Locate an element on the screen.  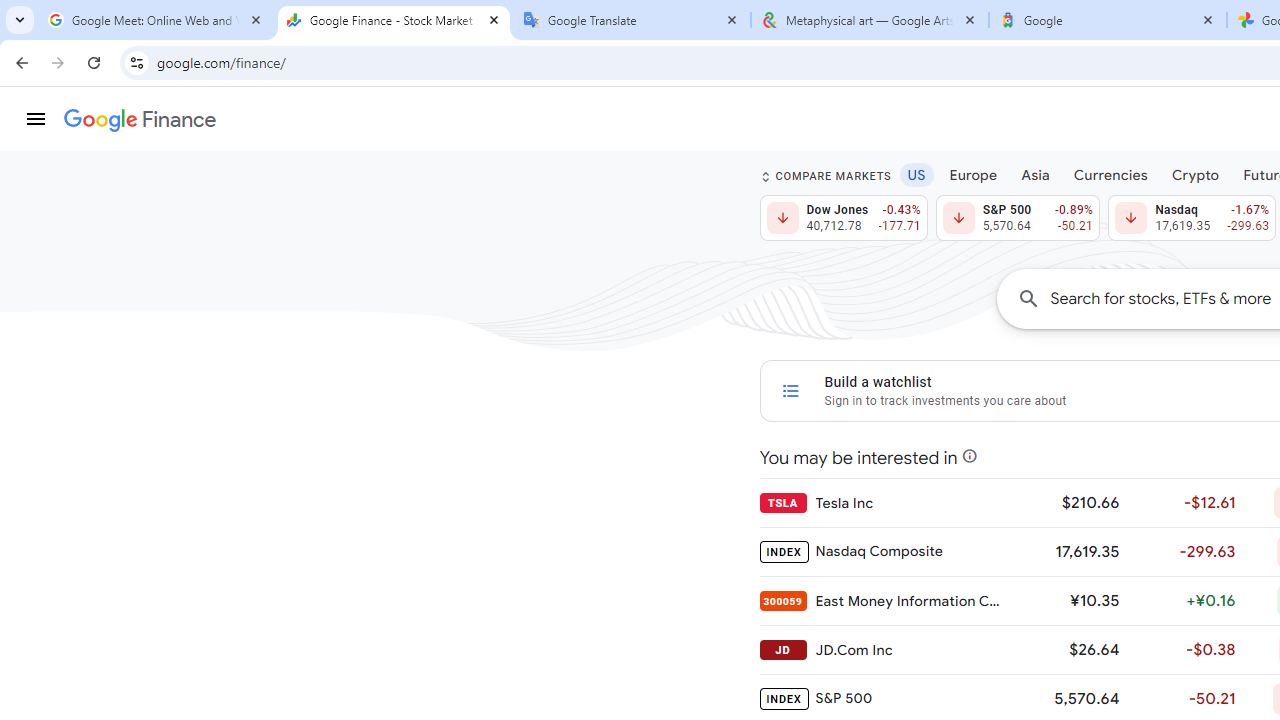
'US' is located at coordinates (915, 173).